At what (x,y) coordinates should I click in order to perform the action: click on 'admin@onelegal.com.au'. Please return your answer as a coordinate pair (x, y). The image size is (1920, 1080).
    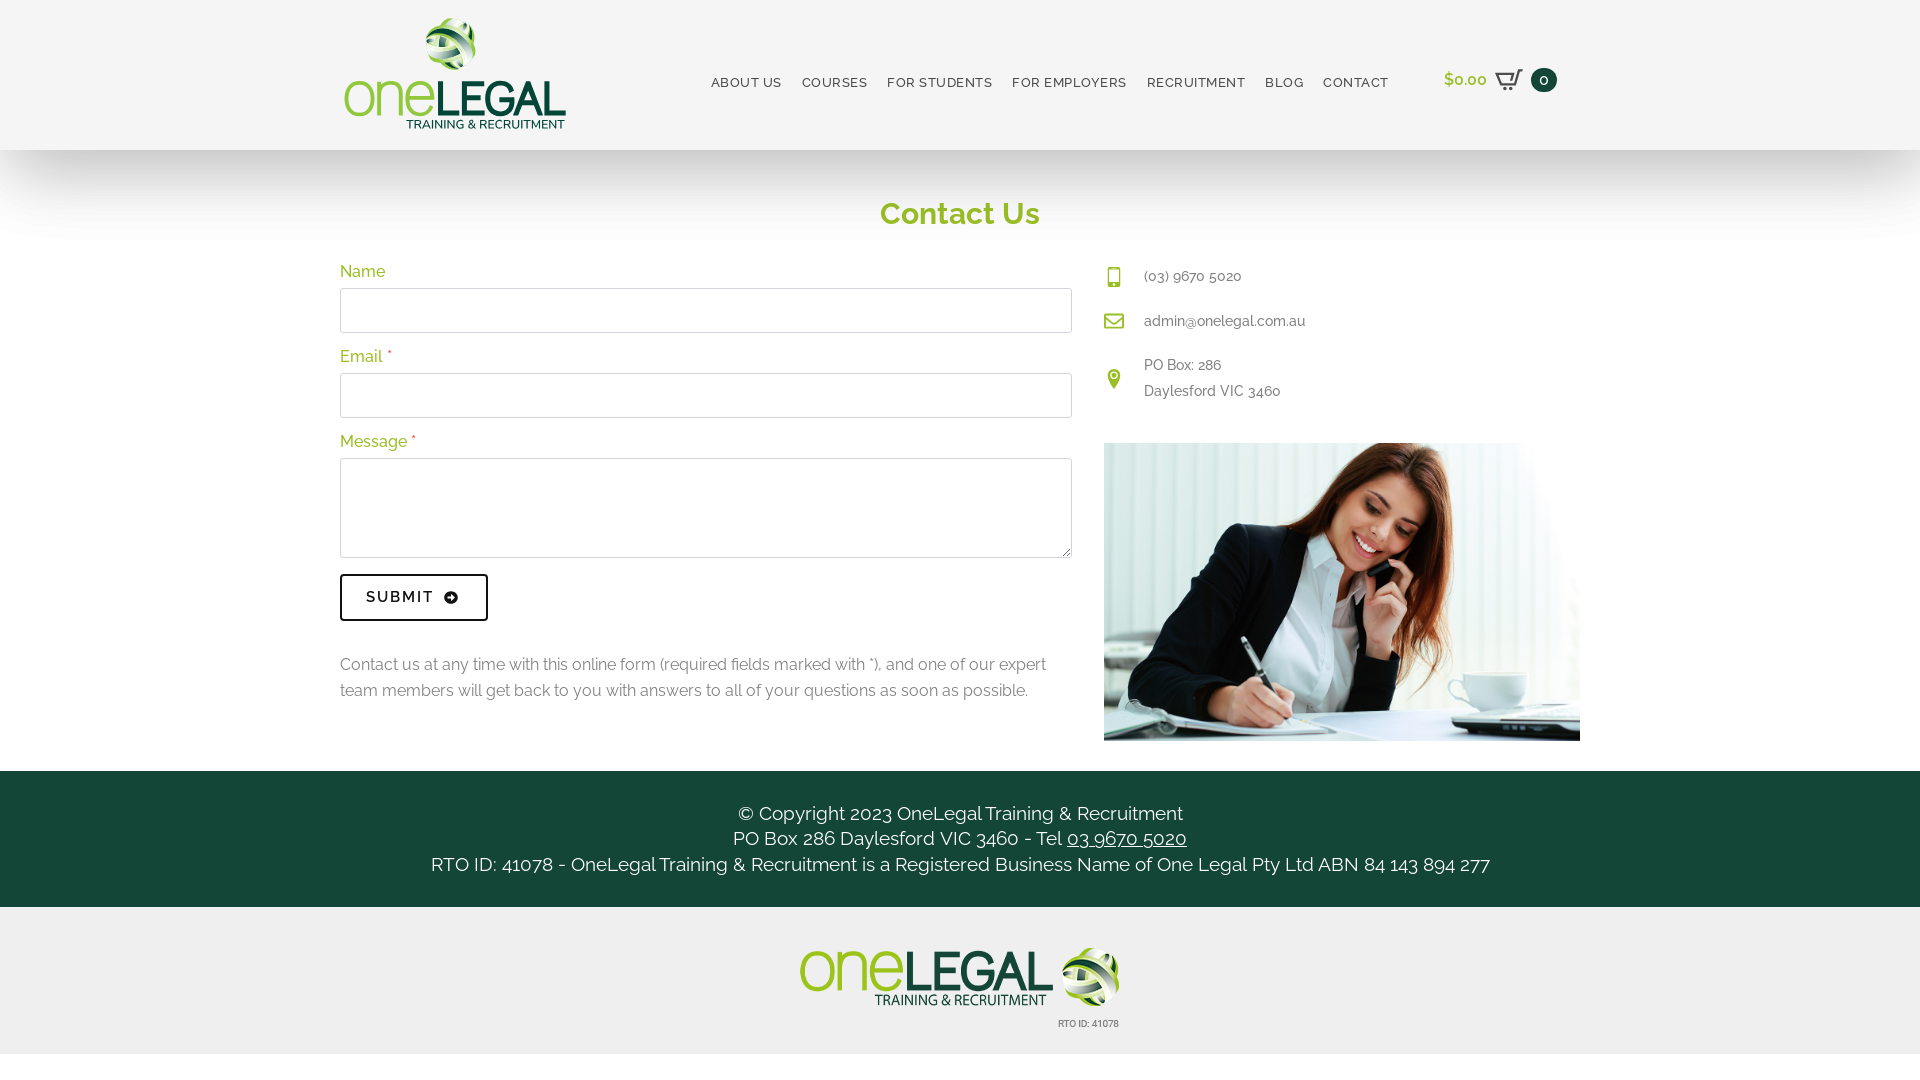
    Looking at the image, I should click on (1203, 320).